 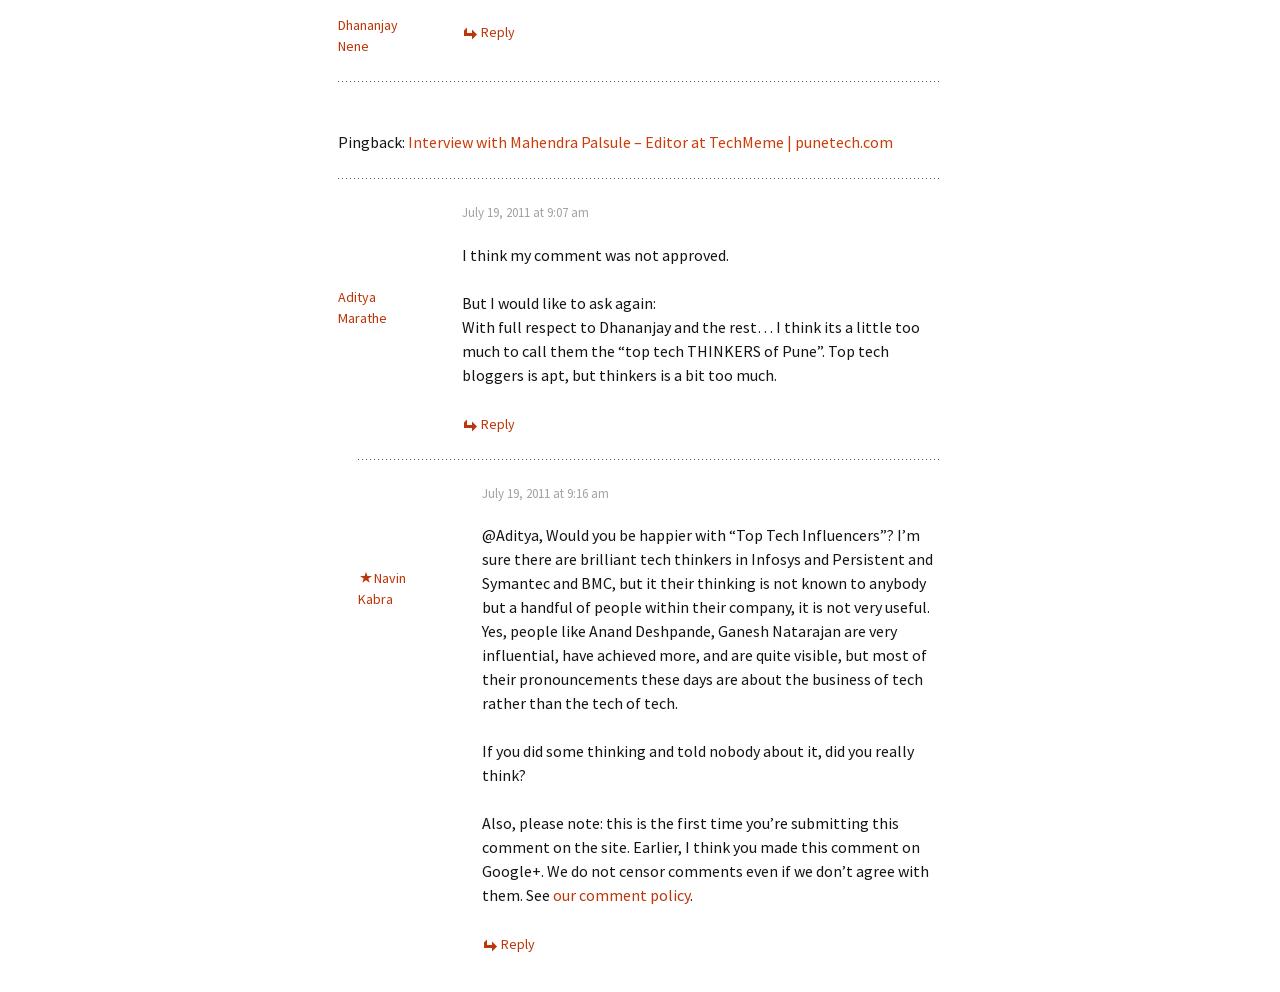 What do you see at coordinates (620, 894) in the screenshot?
I see `'our comment policy'` at bounding box center [620, 894].